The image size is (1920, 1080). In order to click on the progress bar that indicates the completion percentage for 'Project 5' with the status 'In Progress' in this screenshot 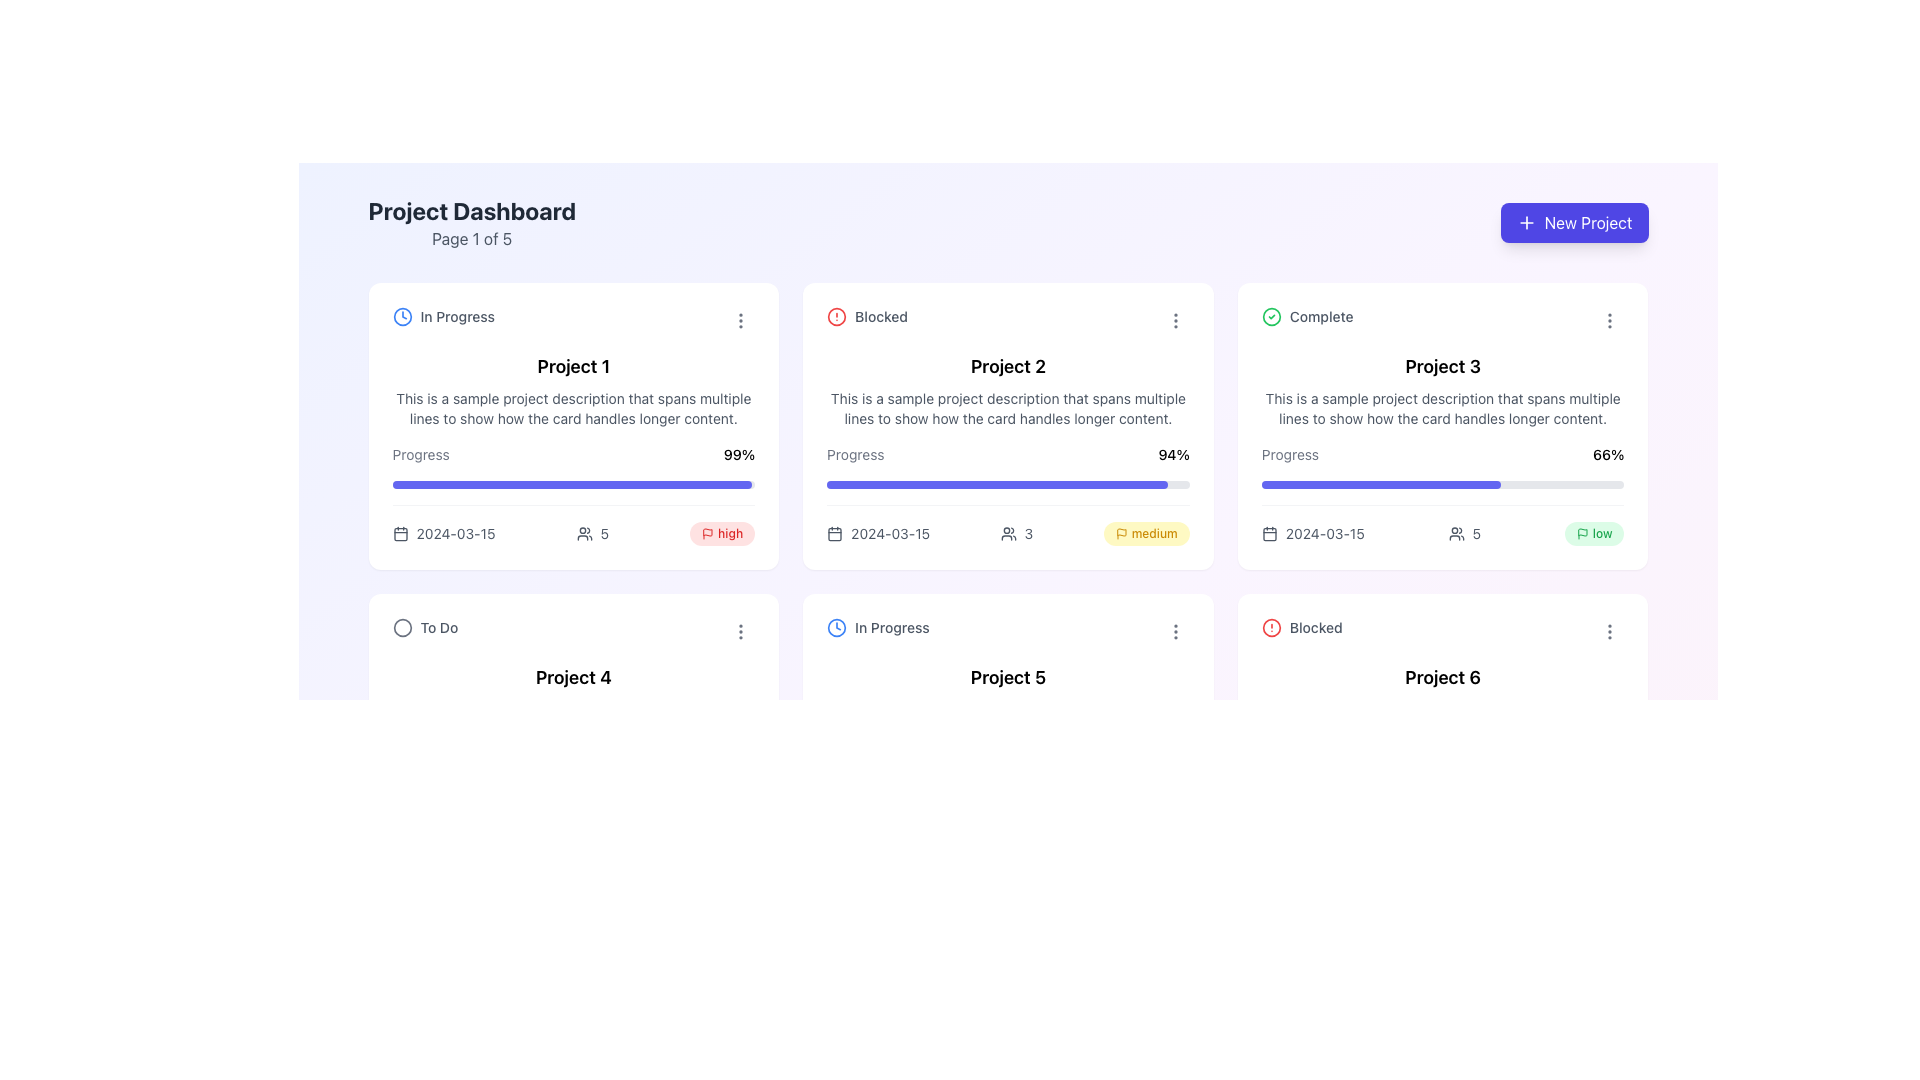, I will do `click(1008, 794)`.